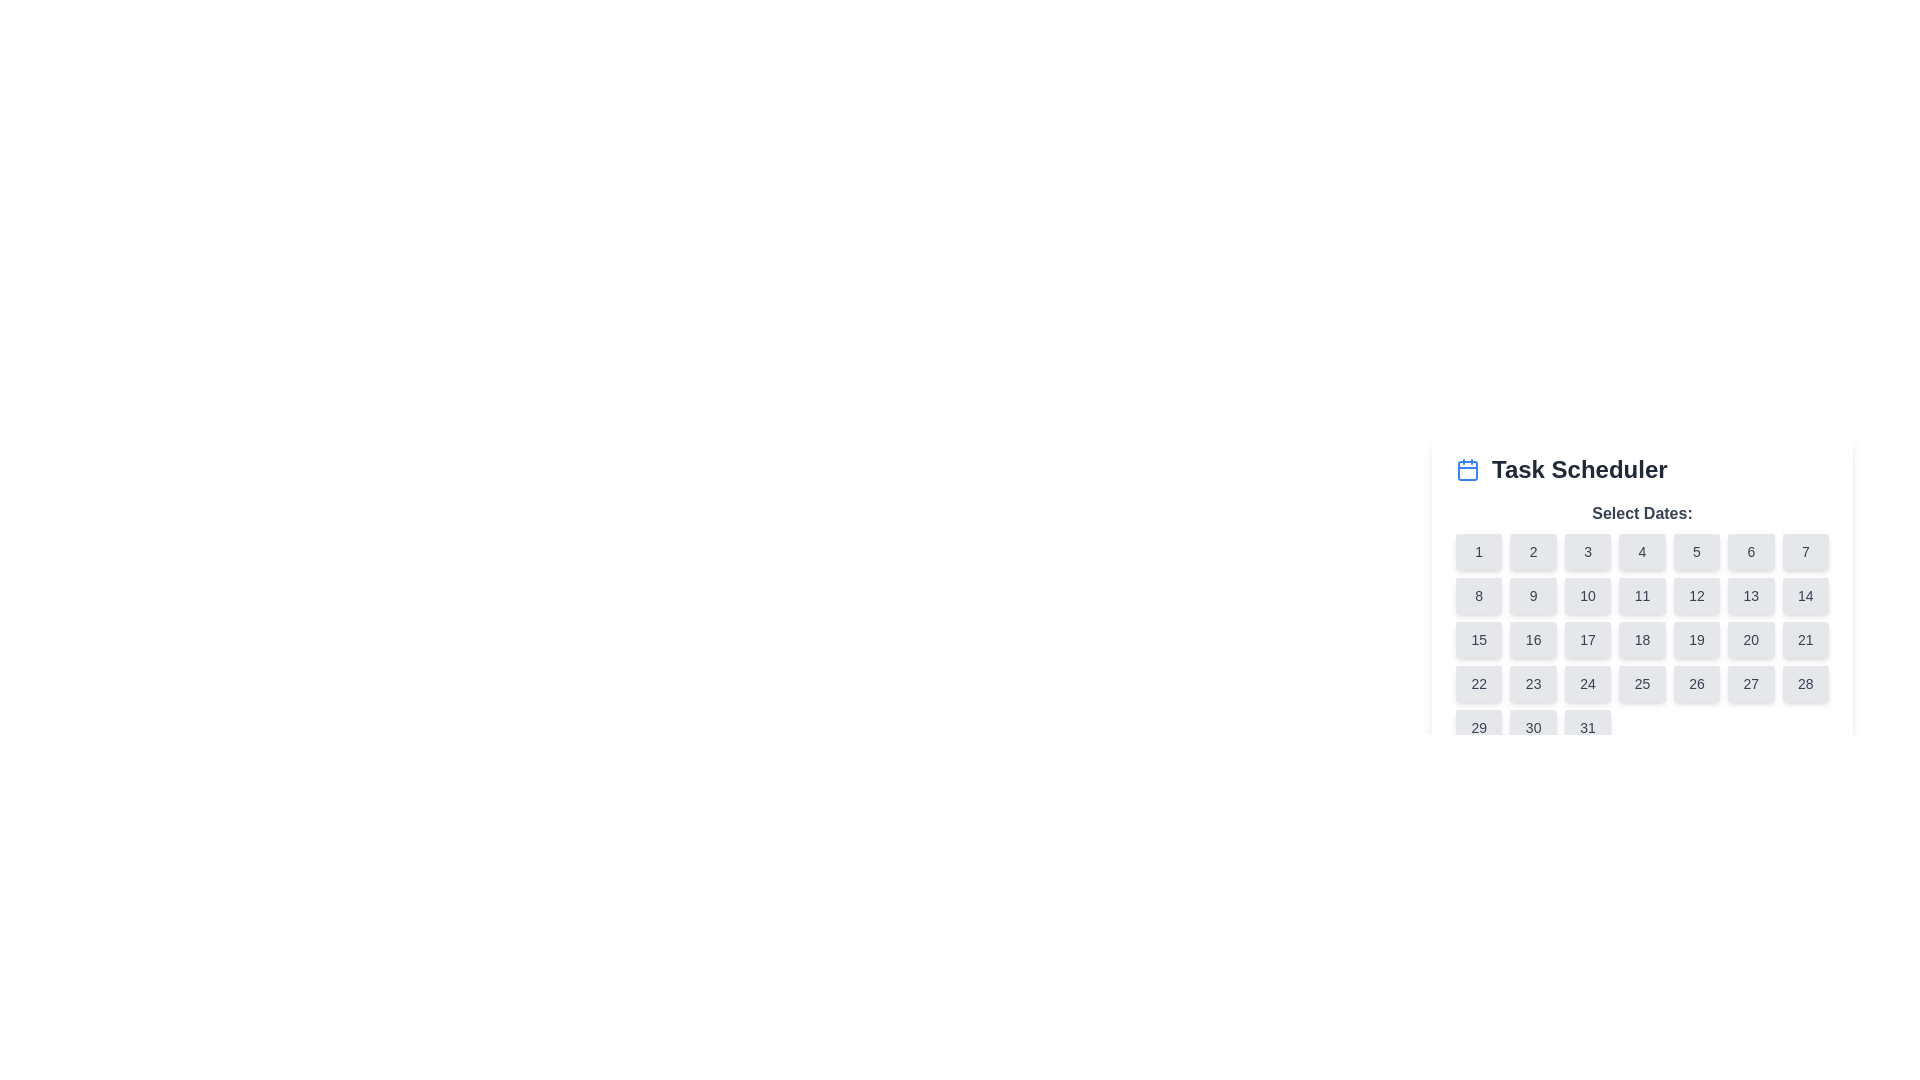 The image size is (1920, 1080). What do you see at coordinates (1532, 682) in the screenshot?
I see `the selectable day button` at bounding box center [1532, 682].